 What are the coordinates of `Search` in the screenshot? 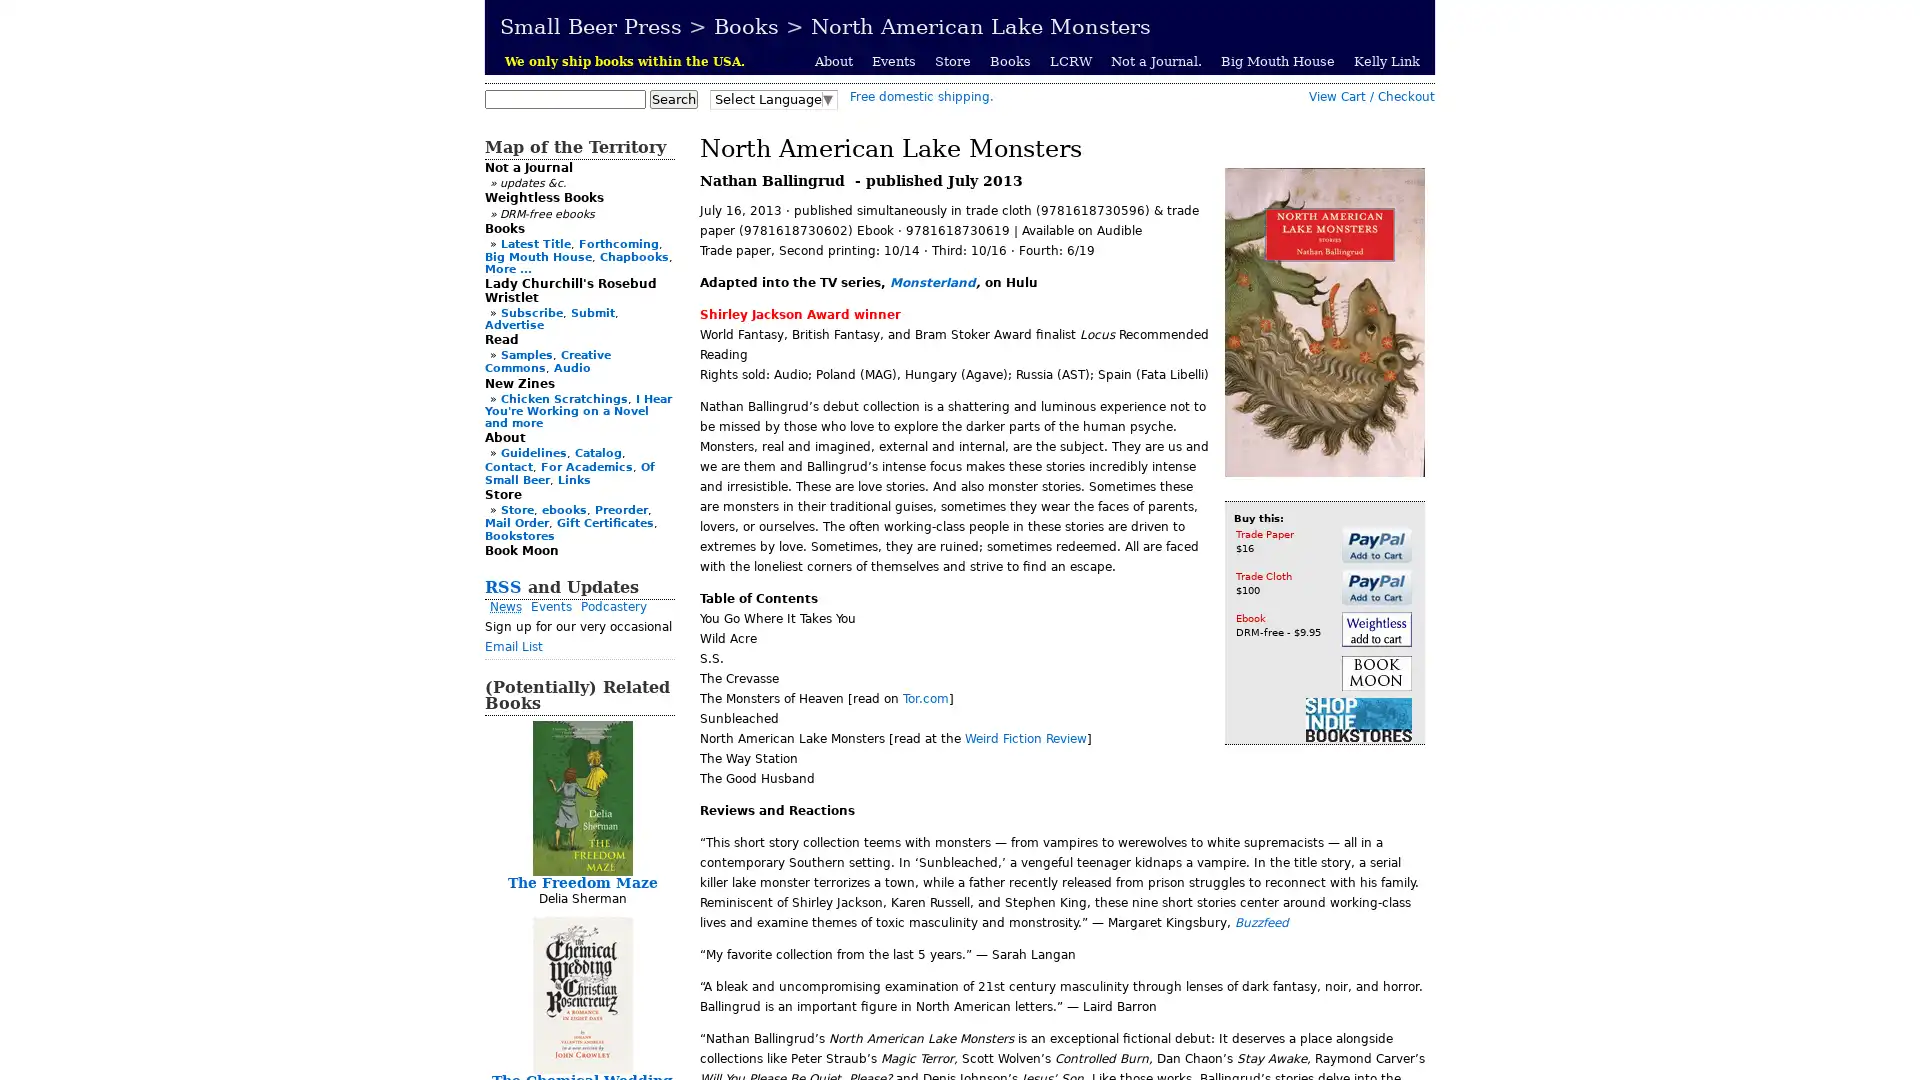 It's located at (673, 99).